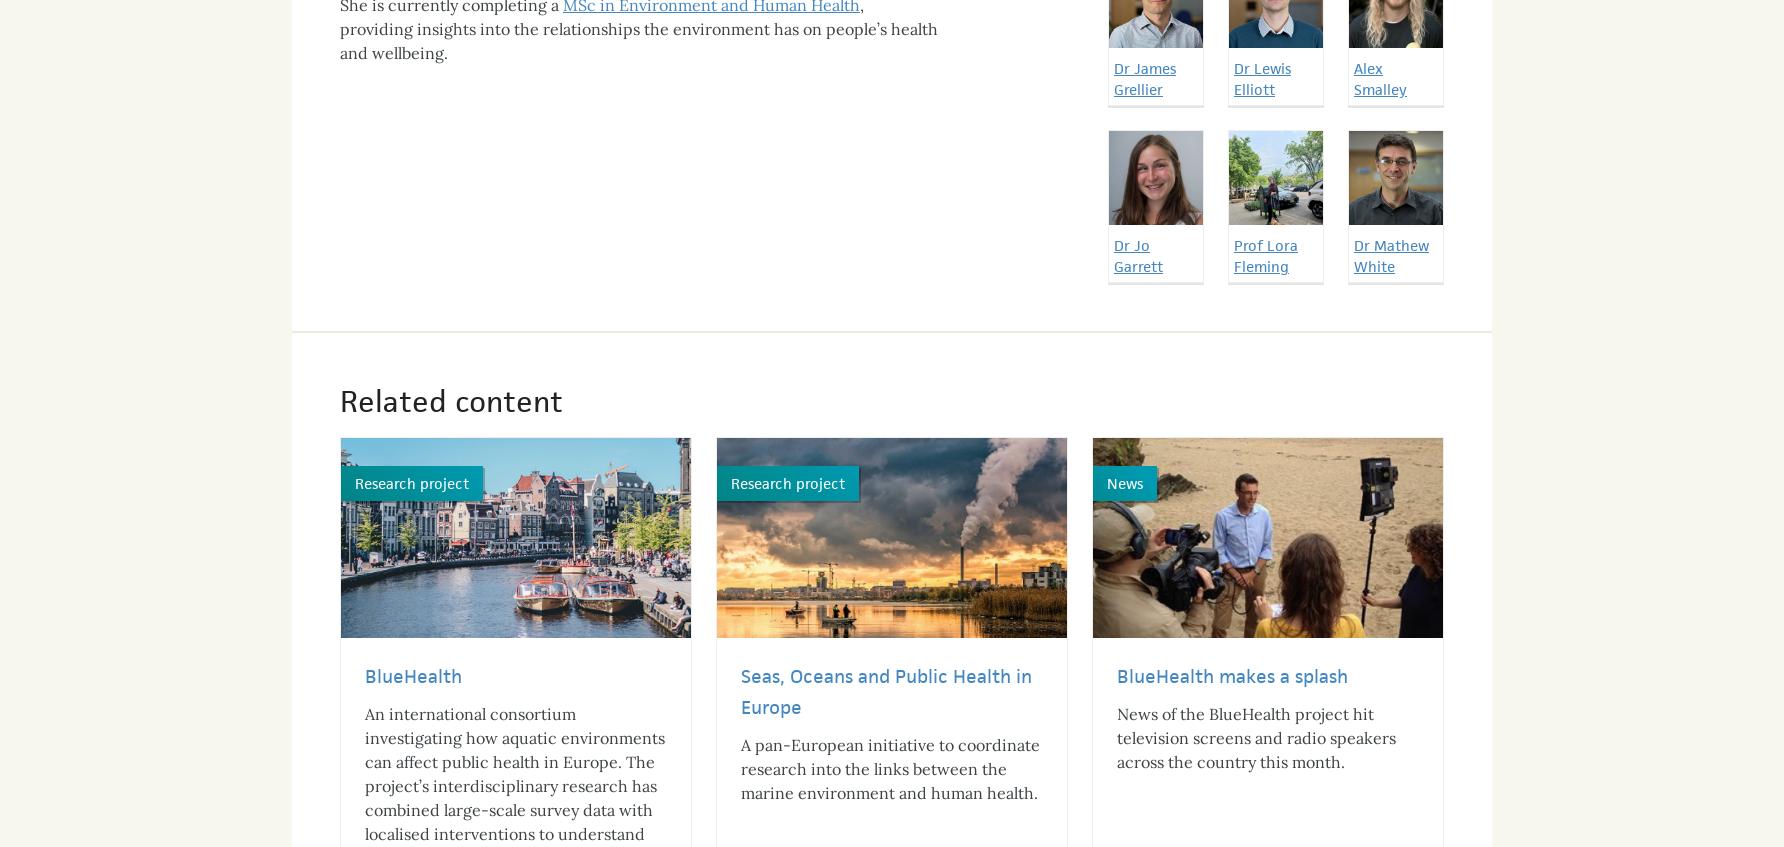  Describe the element at coordinates (885, 673) in the screenshot. I see `'Seas, Oceans and Public Health in Europe'` at that location.